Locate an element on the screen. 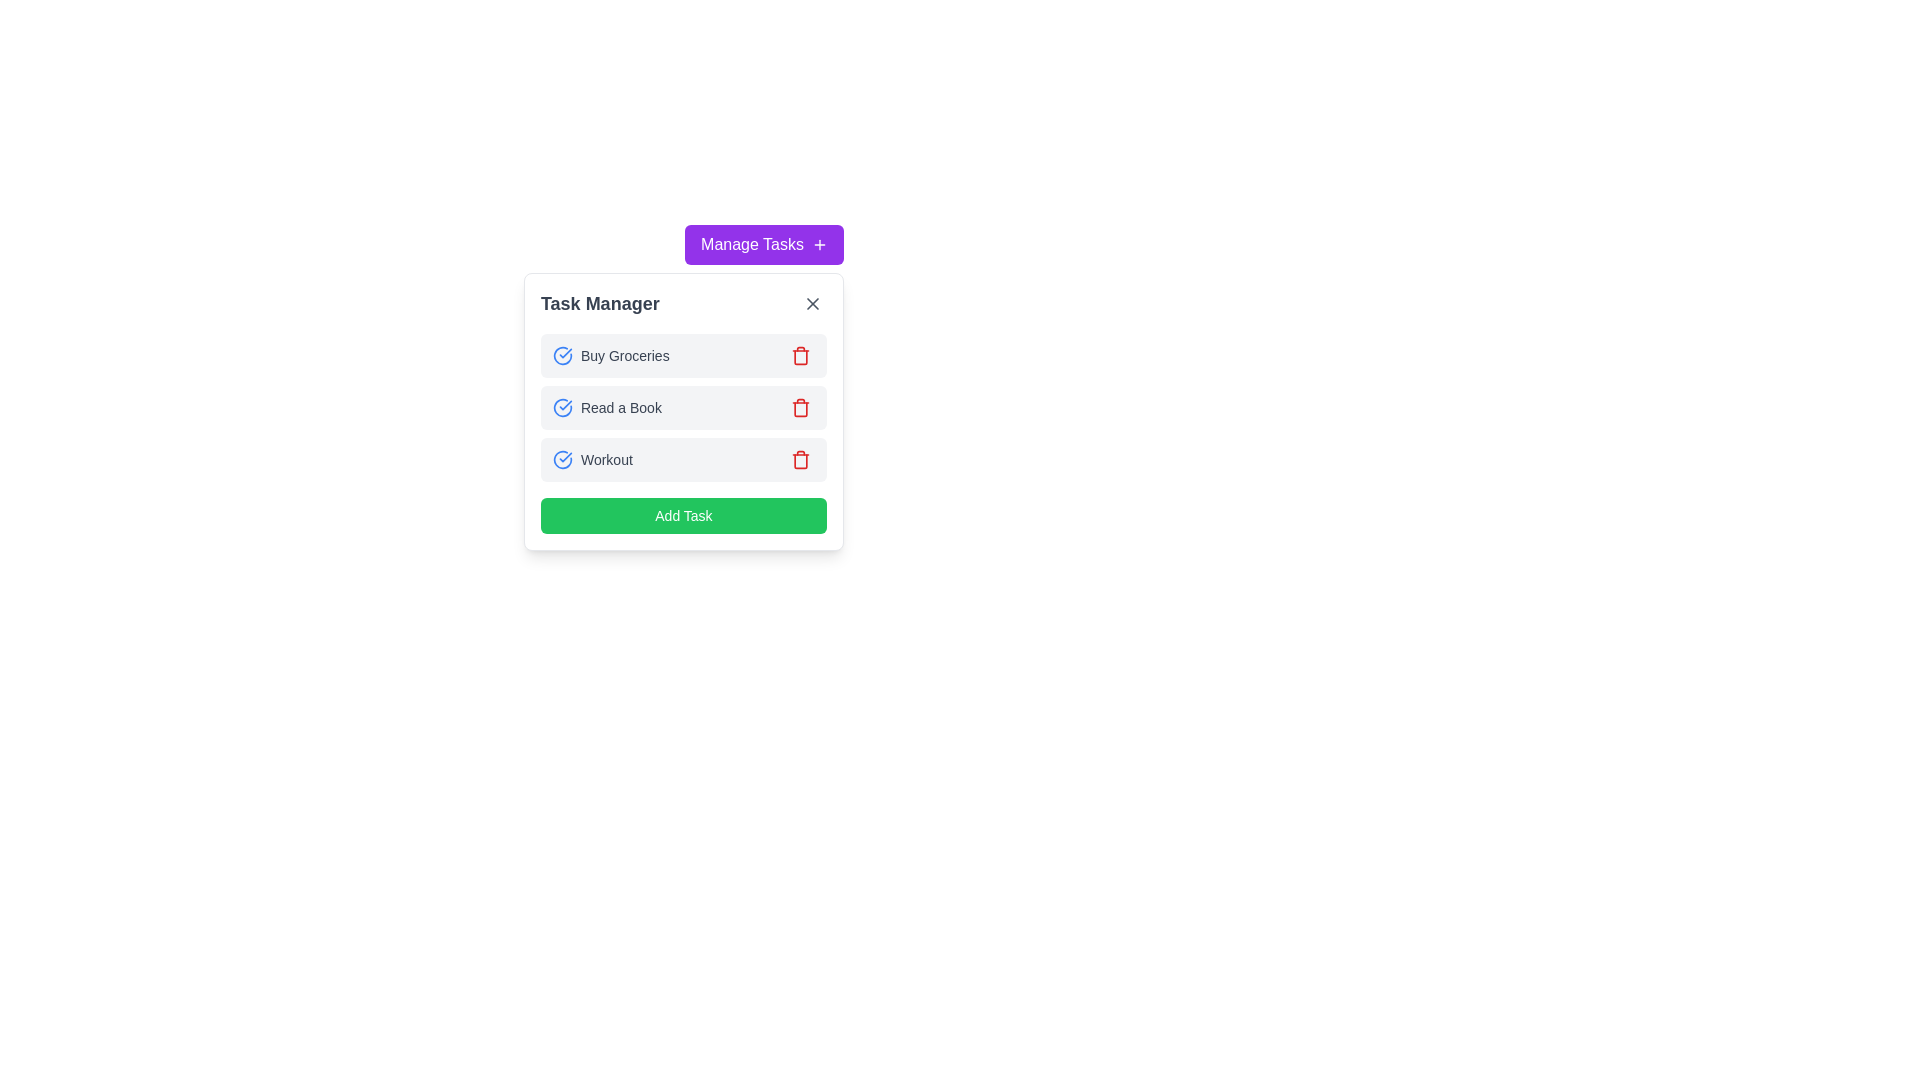  the status icon for the task 'Read a Book' in the Task Manager to interact or toggle its state is located at coordinates (561, 407).